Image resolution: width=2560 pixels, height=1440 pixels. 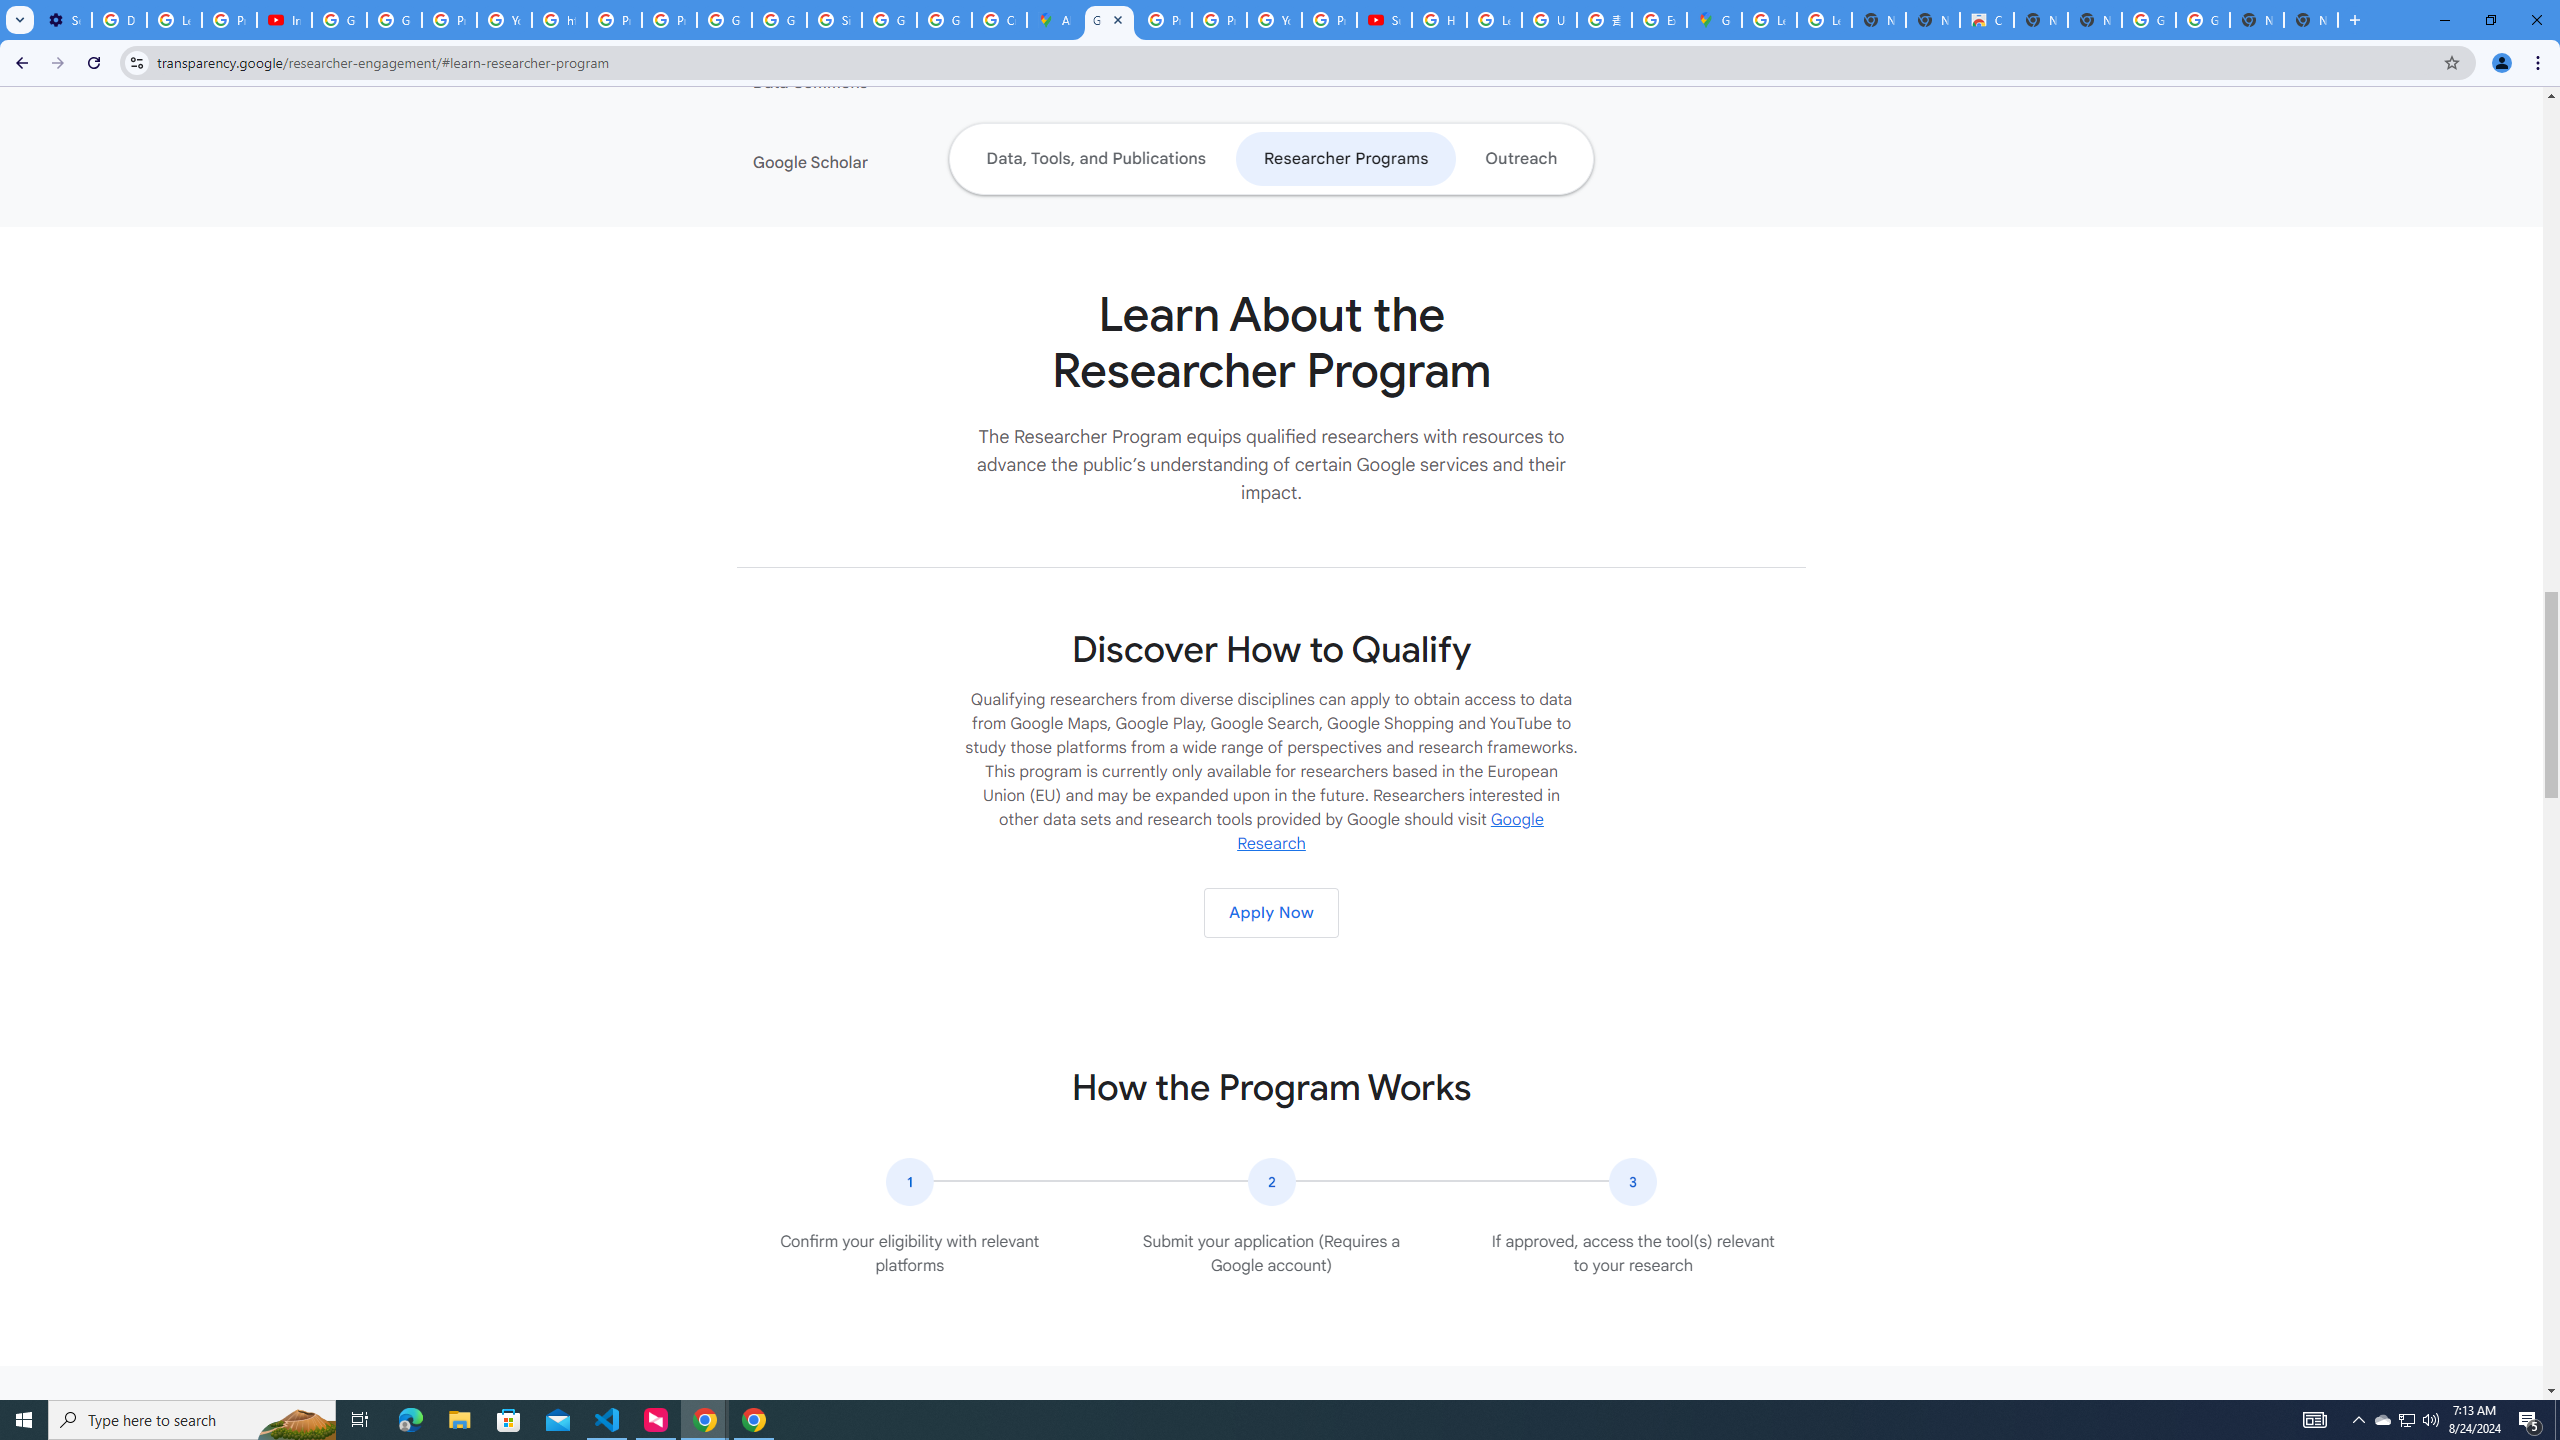 What do you see at coordinates (284, 19) in the screenshot?
I see `'Introduction | Google Privacy Policy - YouTube'` at bounding box center [284, 19].